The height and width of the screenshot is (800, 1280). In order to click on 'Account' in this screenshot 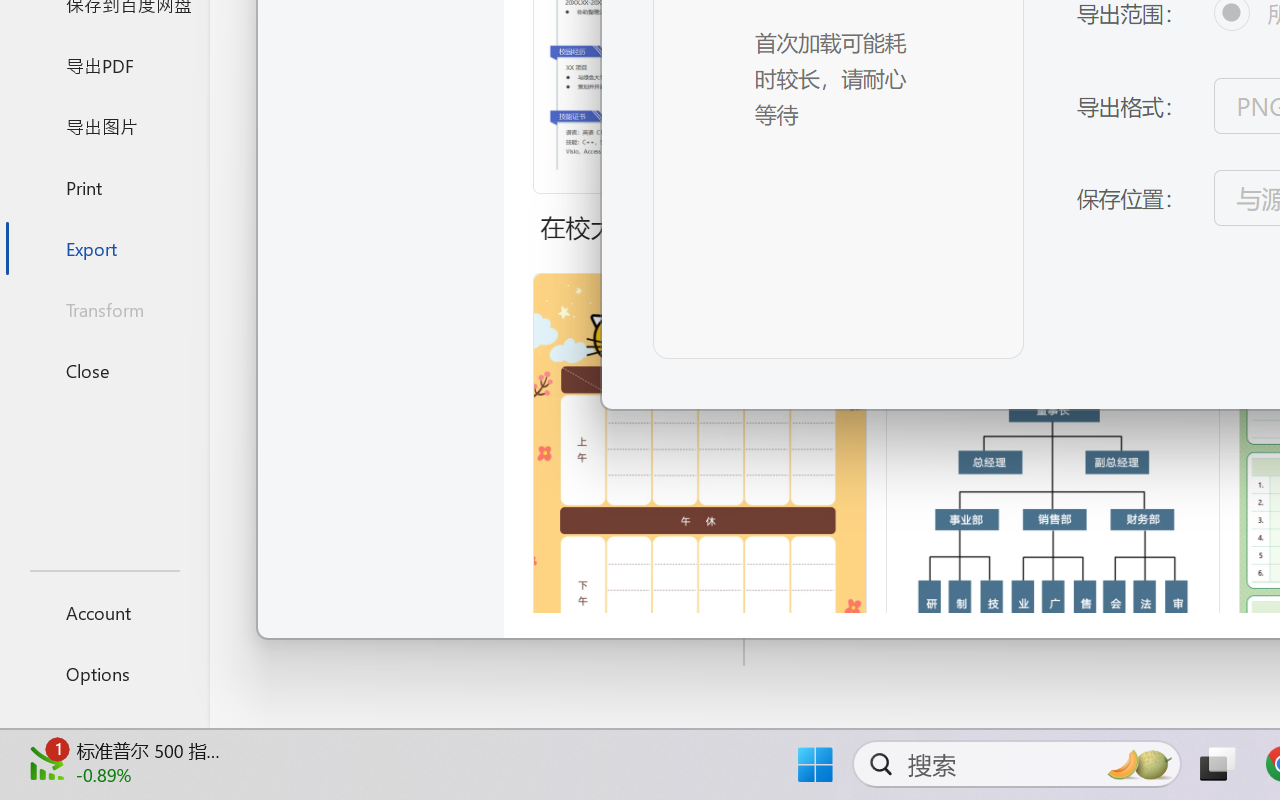, I will do `click(103, 612)`.